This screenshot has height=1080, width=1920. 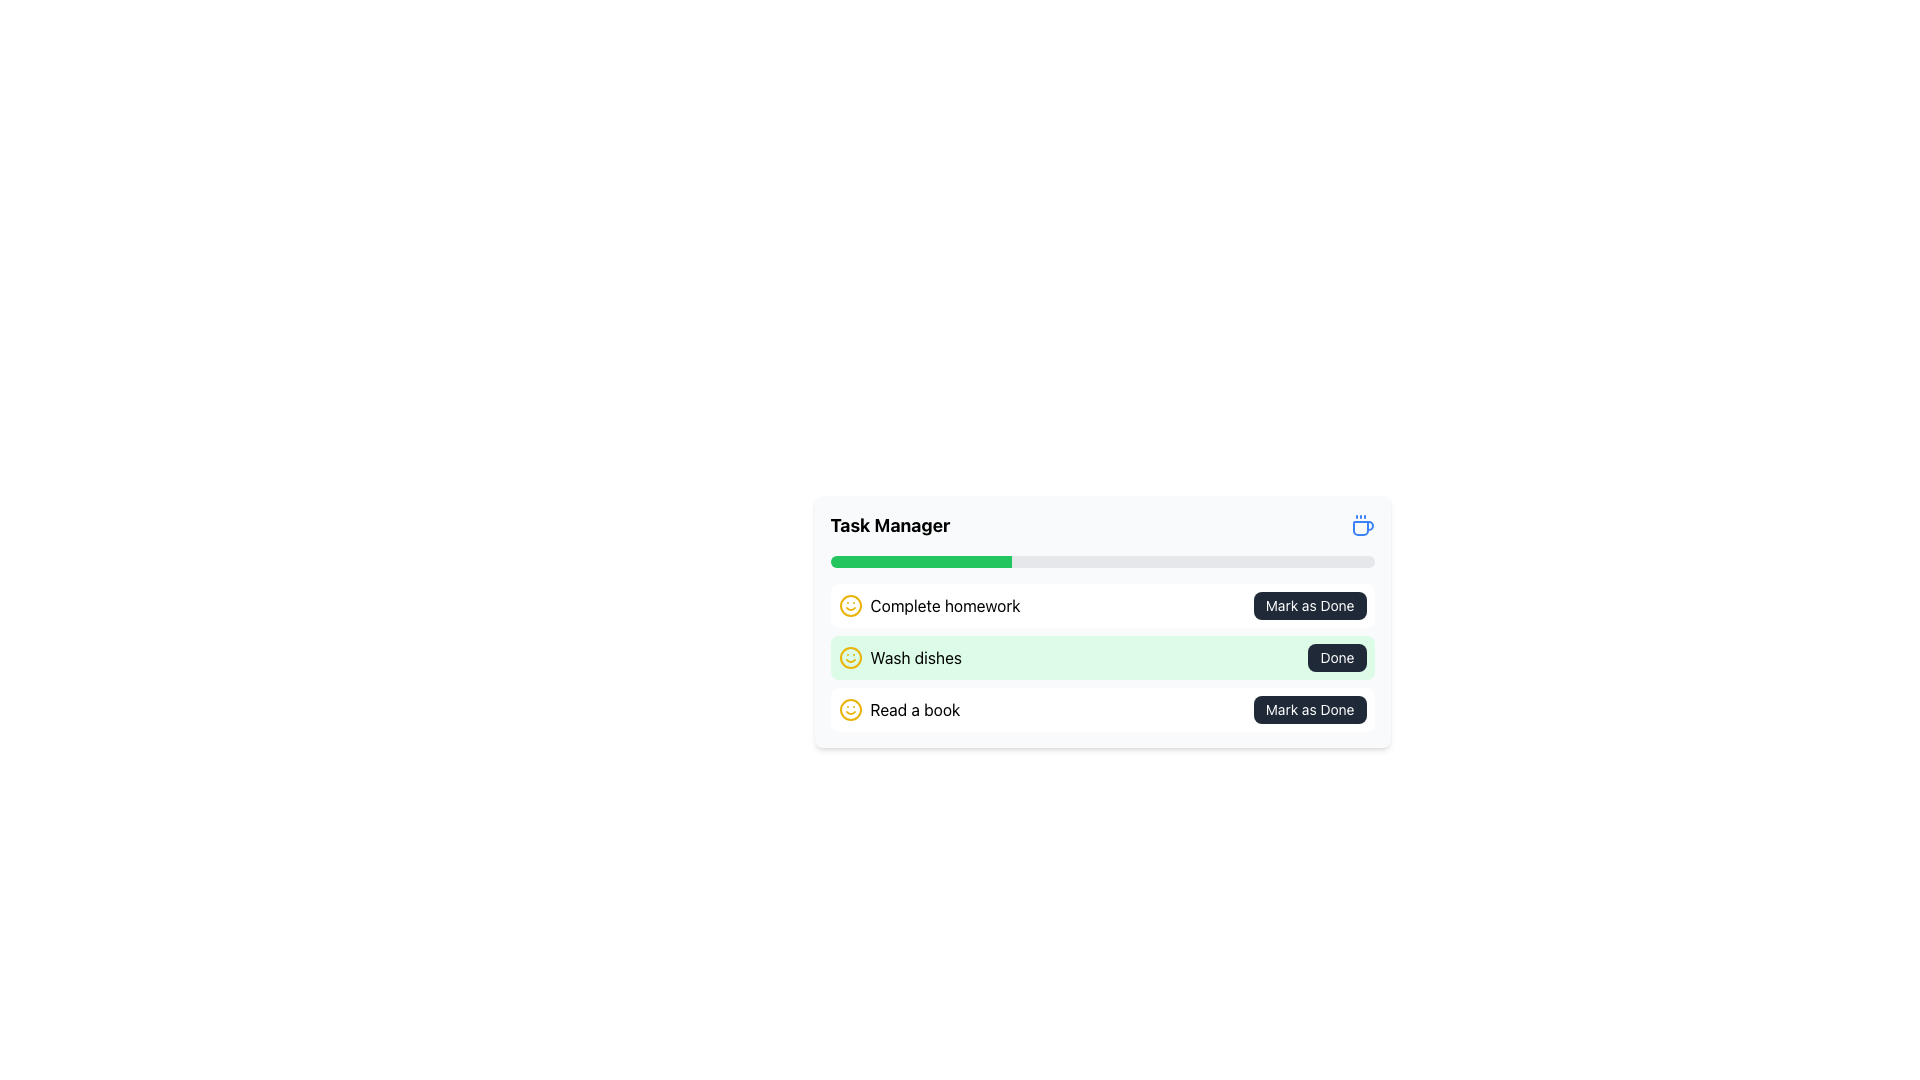 I want to click on the 'Wash dishes' label with a smiley icon, which is the second task in the task list, located between 'Complete homework' and 'Read a book', so click(x=899, y=658).